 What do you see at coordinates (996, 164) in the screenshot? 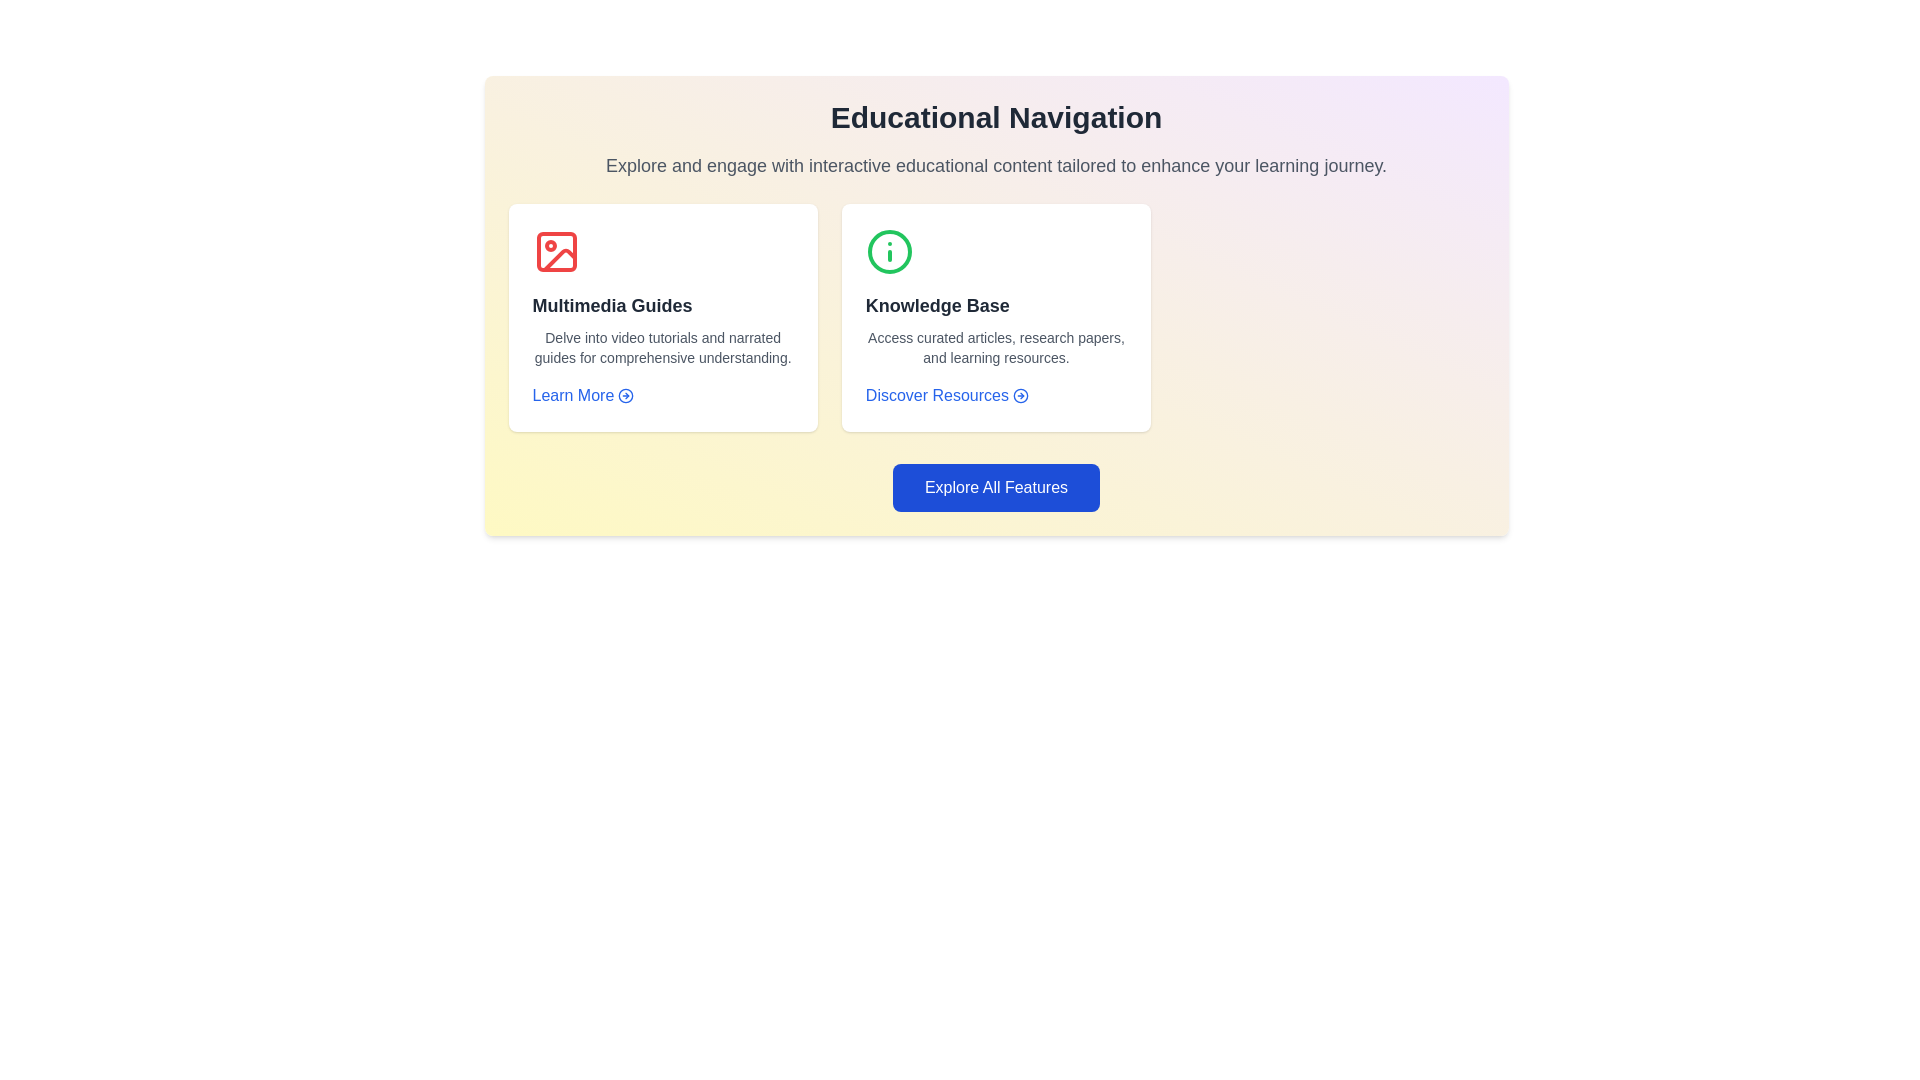
I see `text content of the paragraph located beneath the title 'Educational Navigation', which provides a brief description about the features or content in the section` at bounding box center [996, 164].